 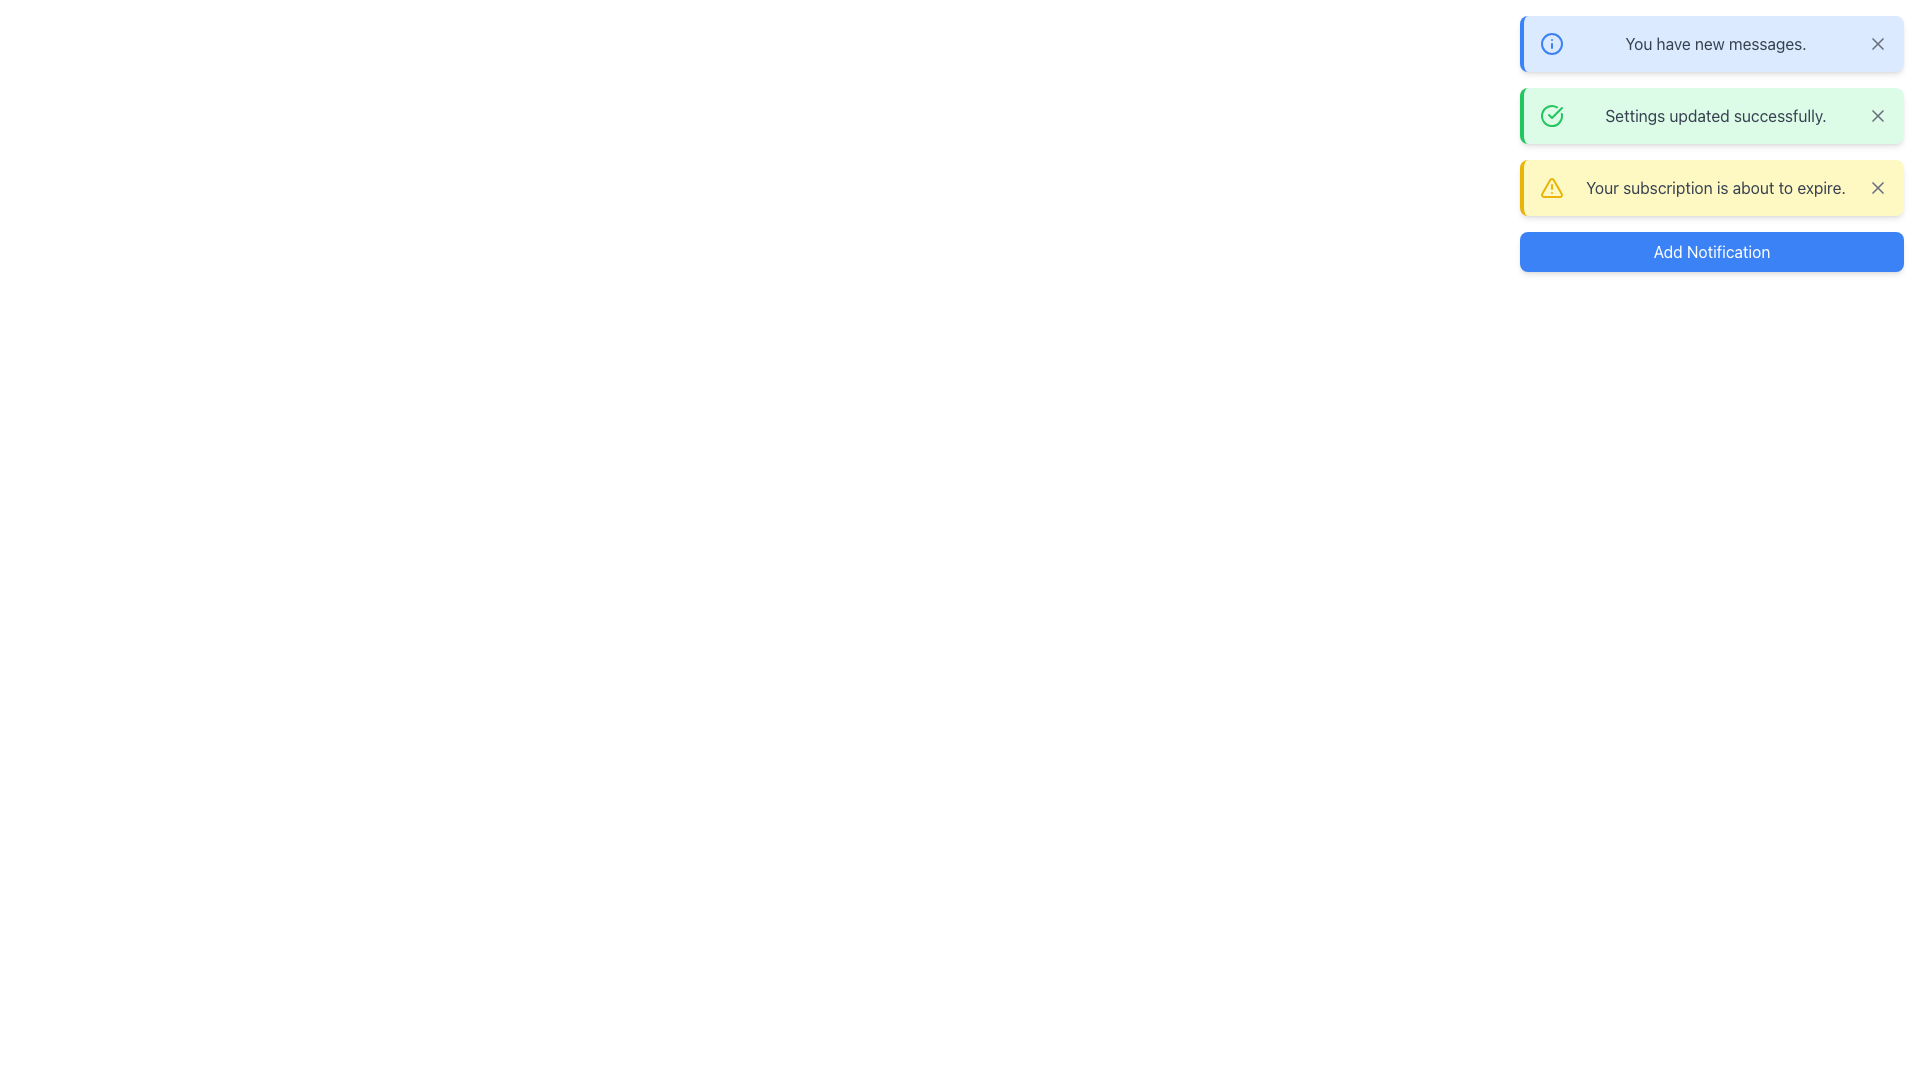 What do you see at coordinates (1550, 188) in the screenshot?
I see `the triangular warning icon with a yellow border and exclamation mark located inside the yellow-highlighted box labeled 'Your subscription is about to expire.'` at bounding box center [1550, 188].